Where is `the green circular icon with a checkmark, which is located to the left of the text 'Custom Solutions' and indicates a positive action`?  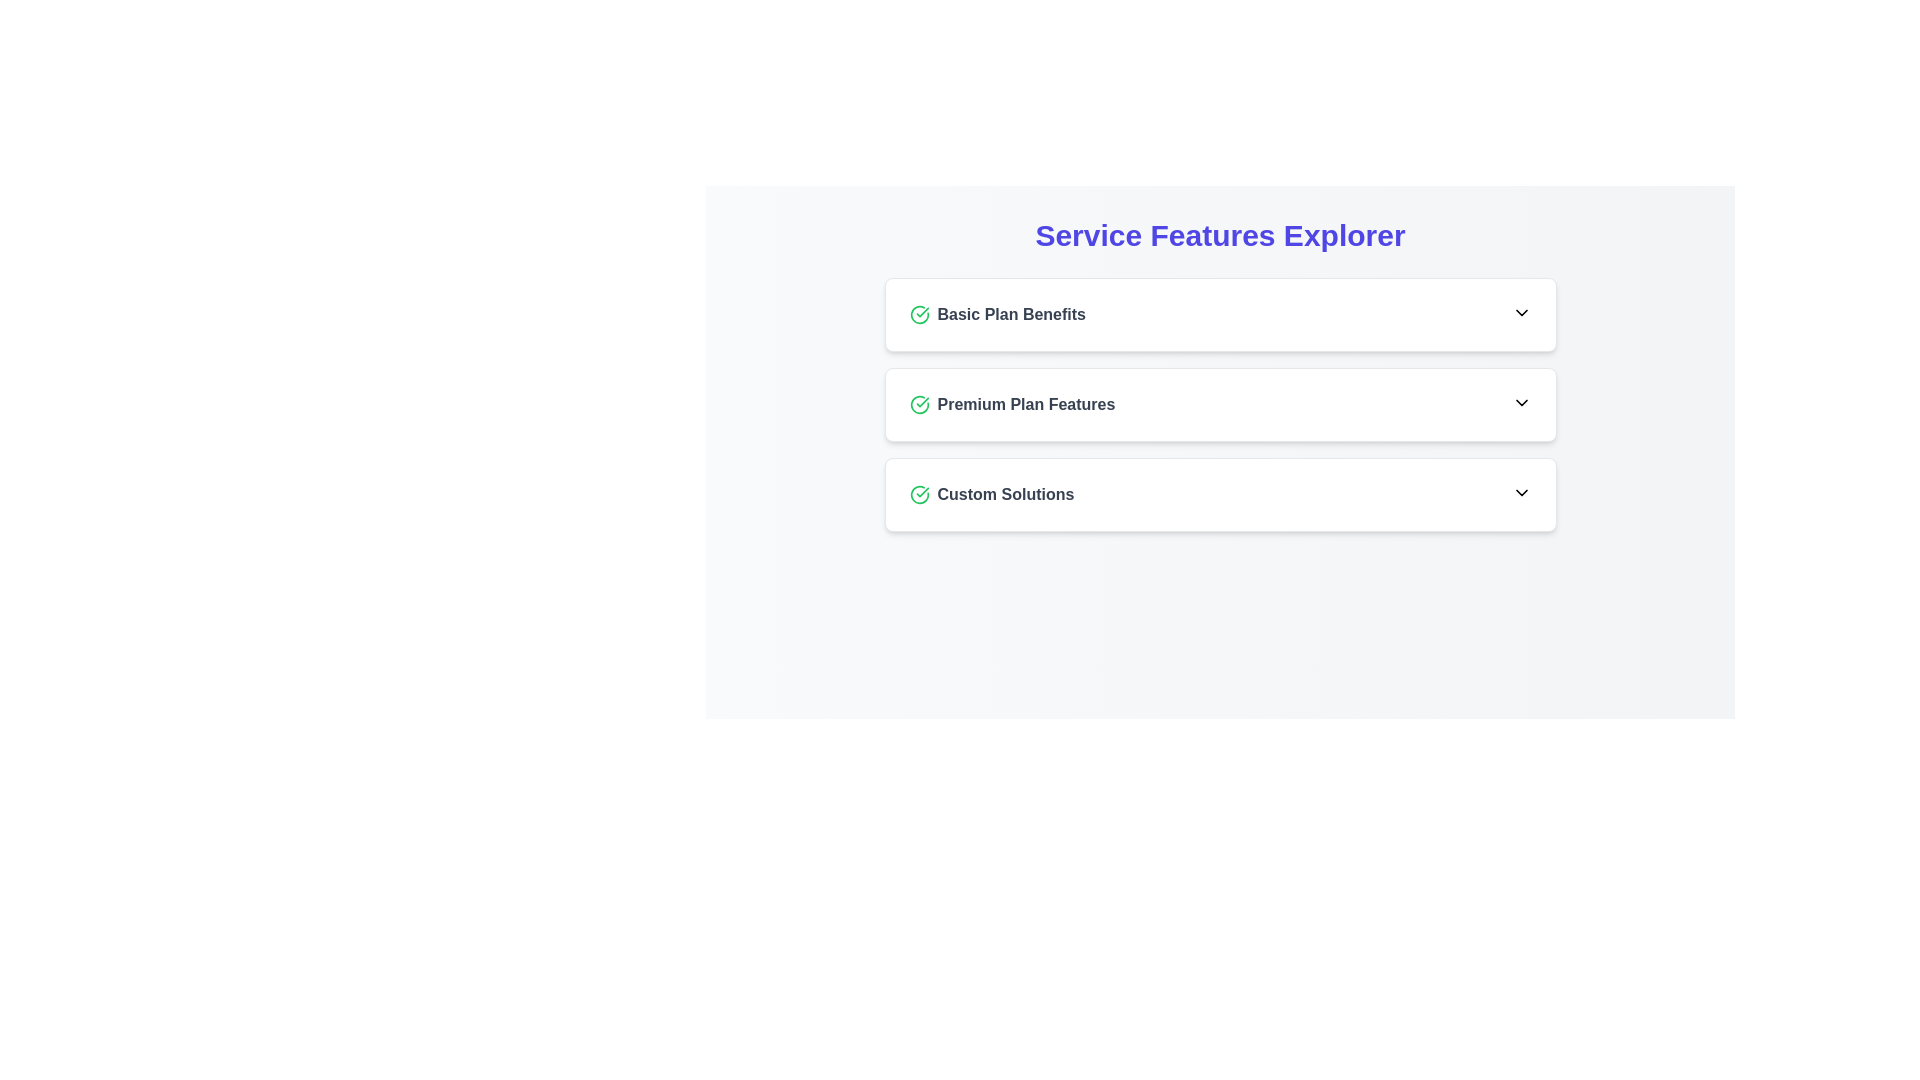 the green circular icon with a checkmark, which is located to the left of the text 'Custom Solutions' and indicates a positive action is located at coordinates (918, 494).